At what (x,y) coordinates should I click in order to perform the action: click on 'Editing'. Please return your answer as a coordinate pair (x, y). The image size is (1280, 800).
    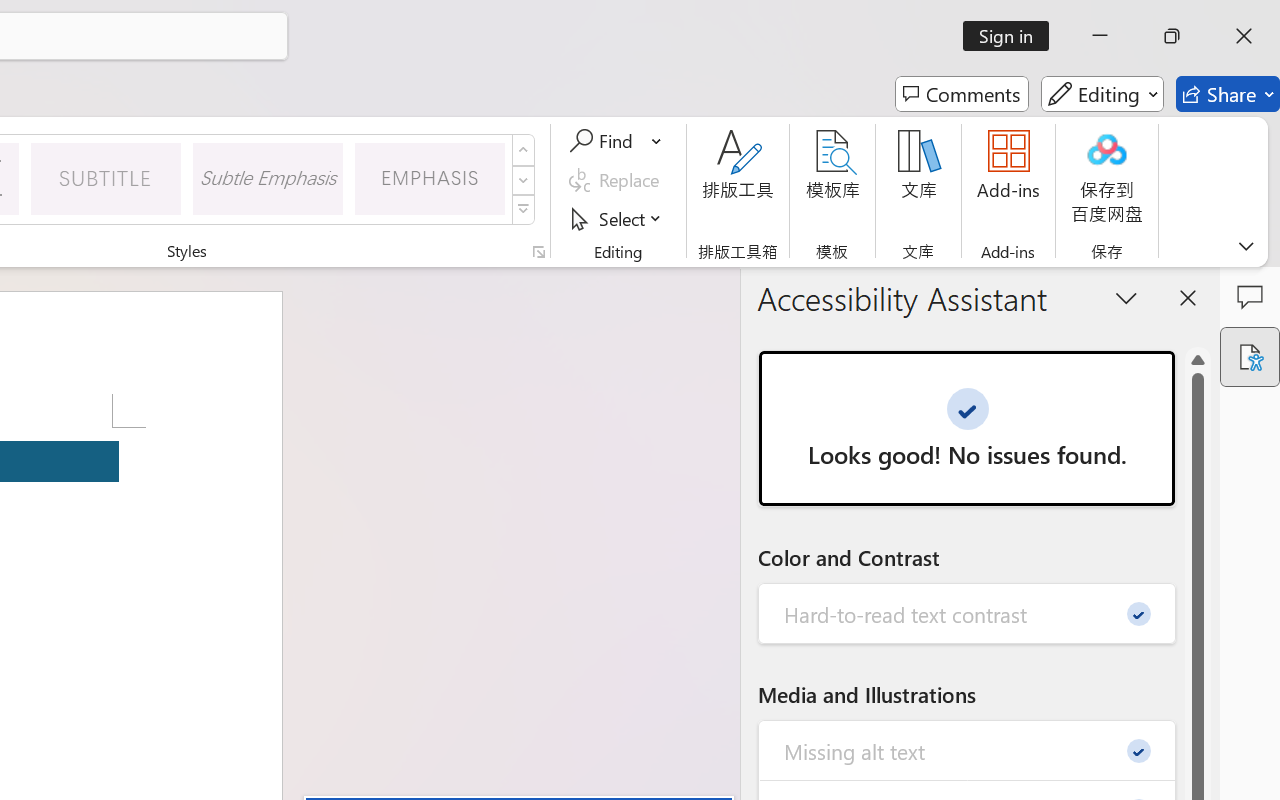
    Looking at the image, I should click on (1101, 94).